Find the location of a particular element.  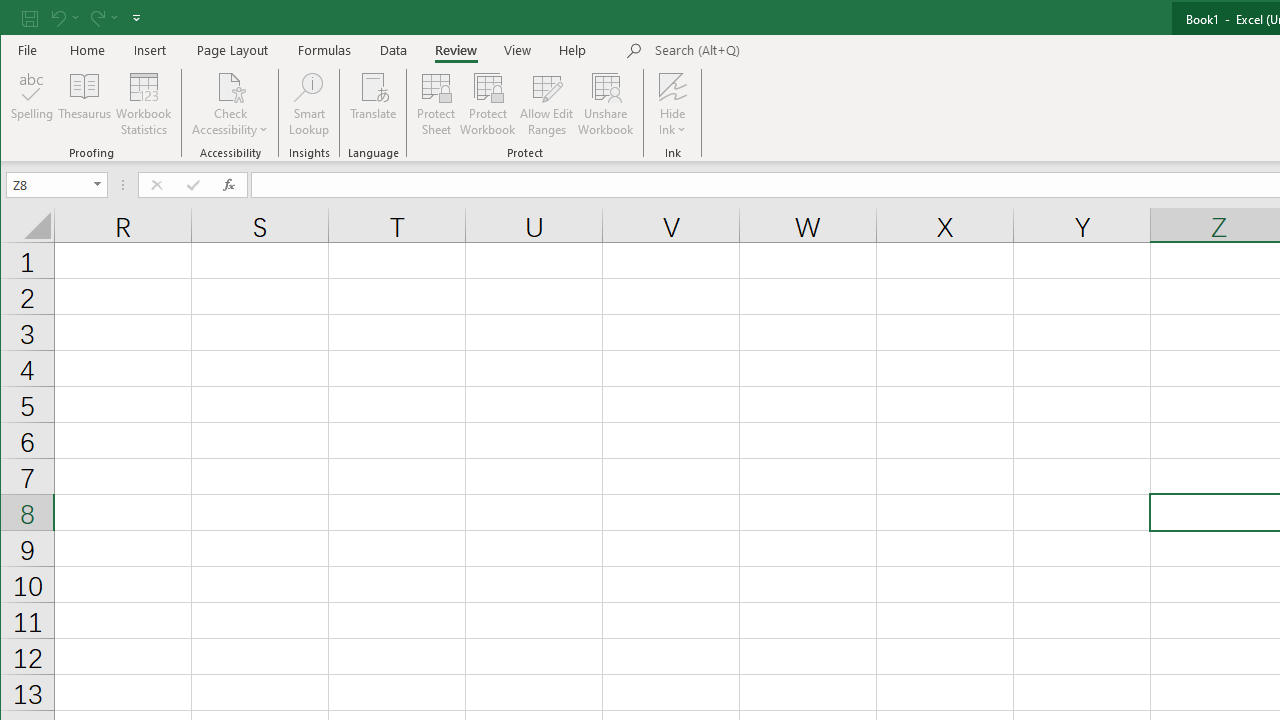

'Translate' is located at coordinates (373, 104).